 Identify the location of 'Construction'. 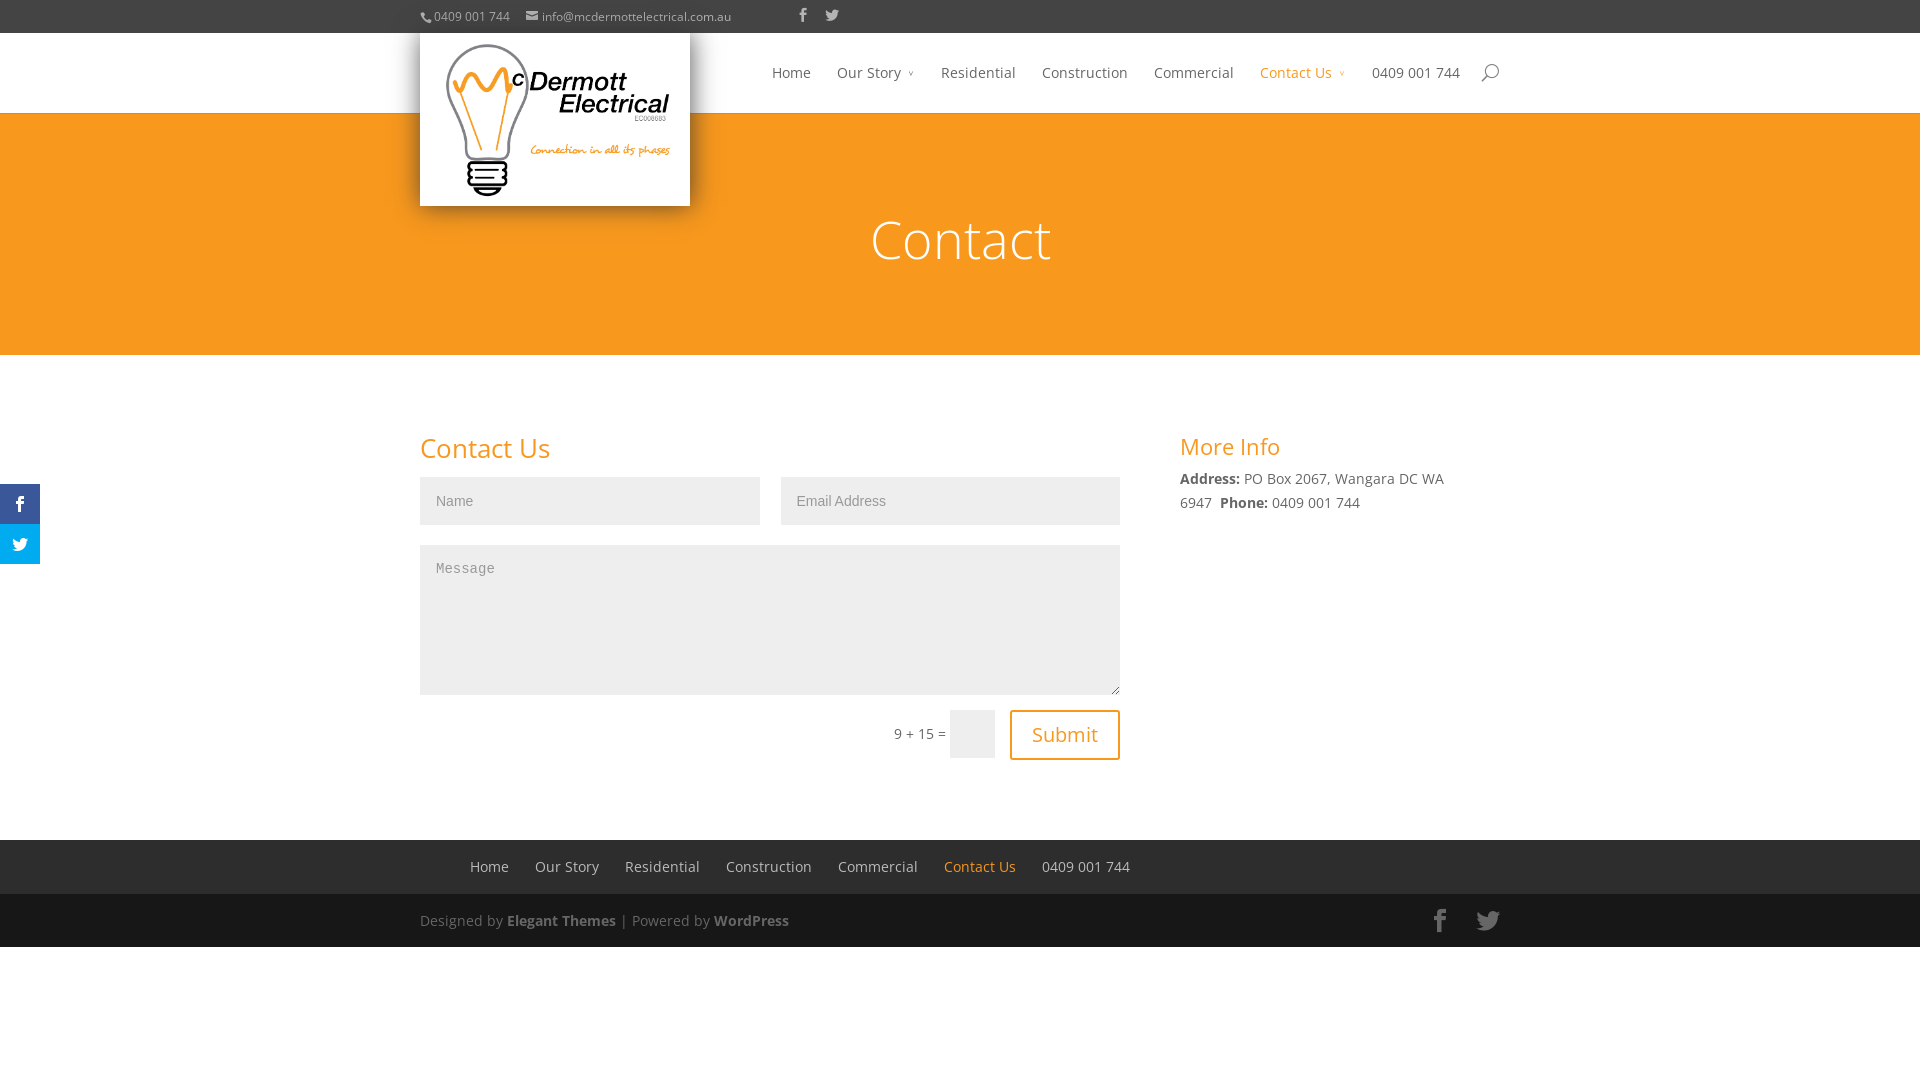
(1083, 86).